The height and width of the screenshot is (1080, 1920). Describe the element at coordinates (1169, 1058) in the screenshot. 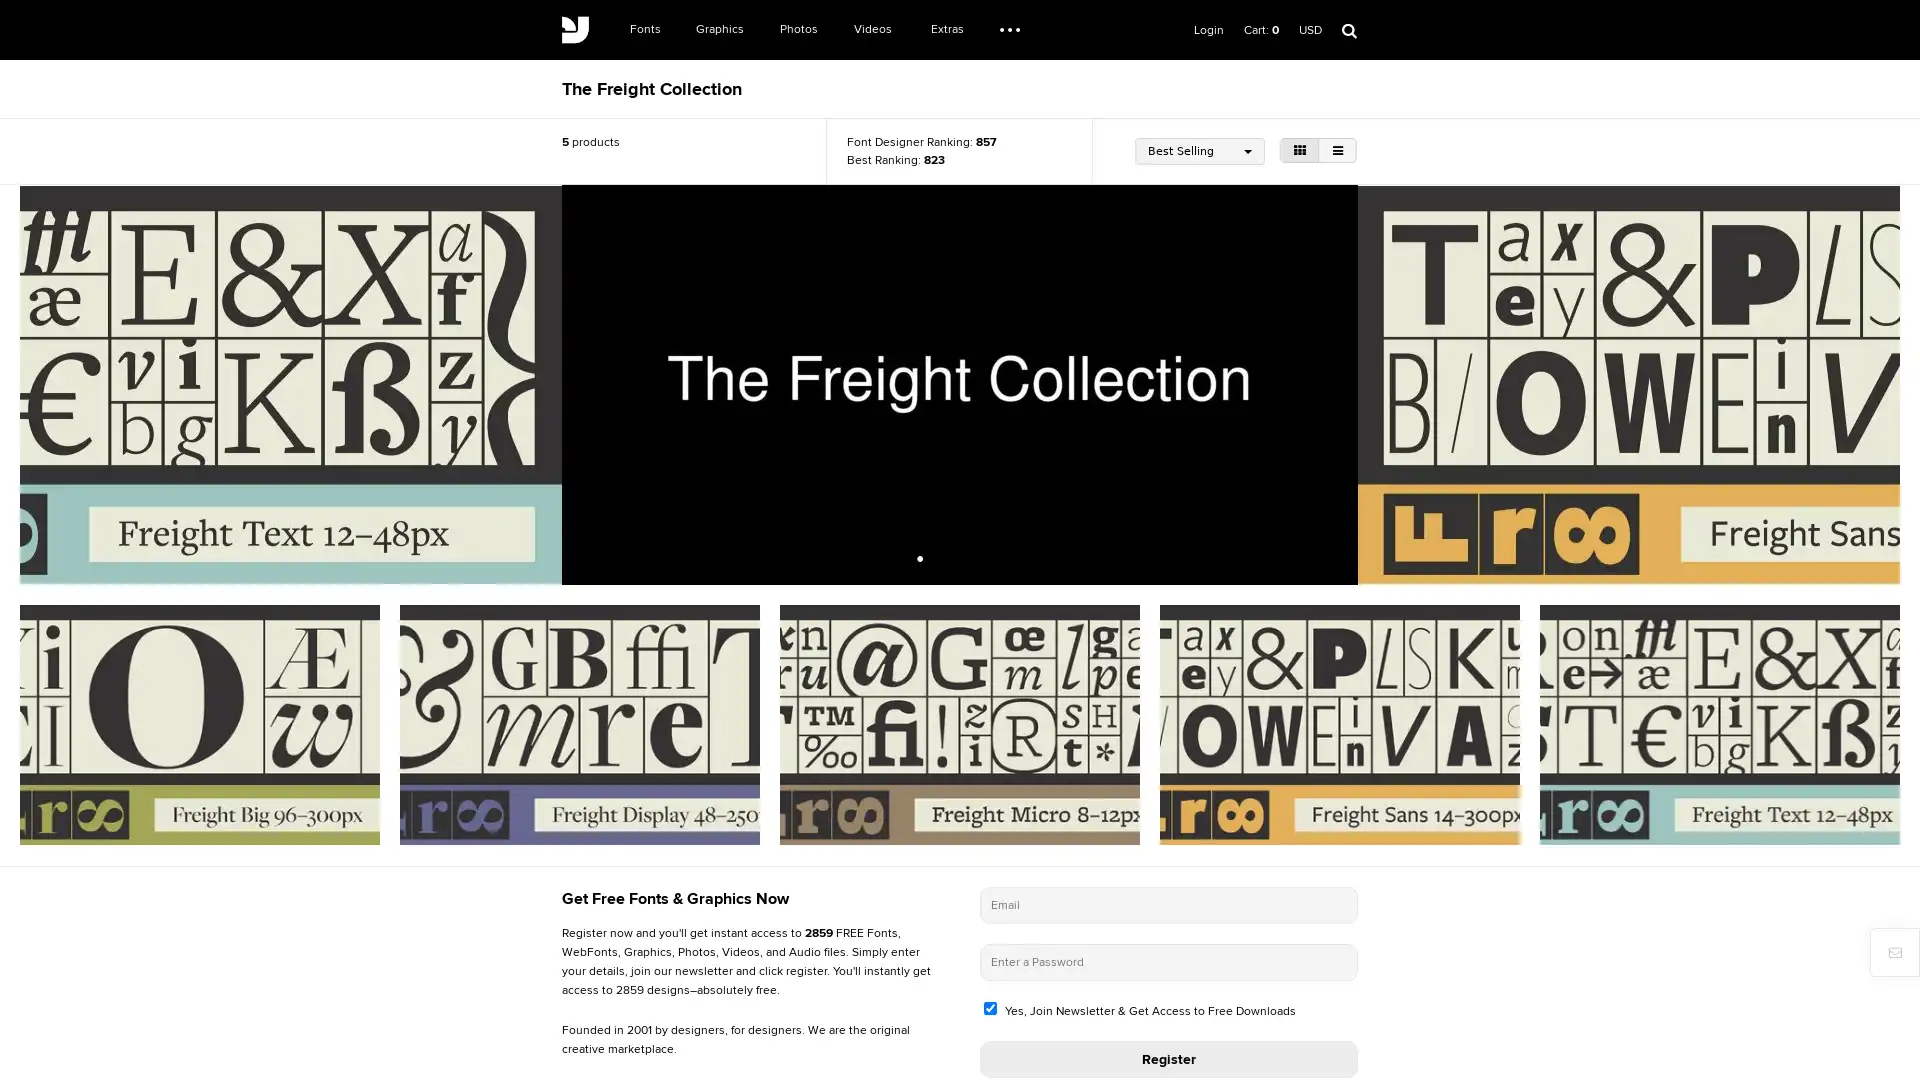

I see `Register` at that location.